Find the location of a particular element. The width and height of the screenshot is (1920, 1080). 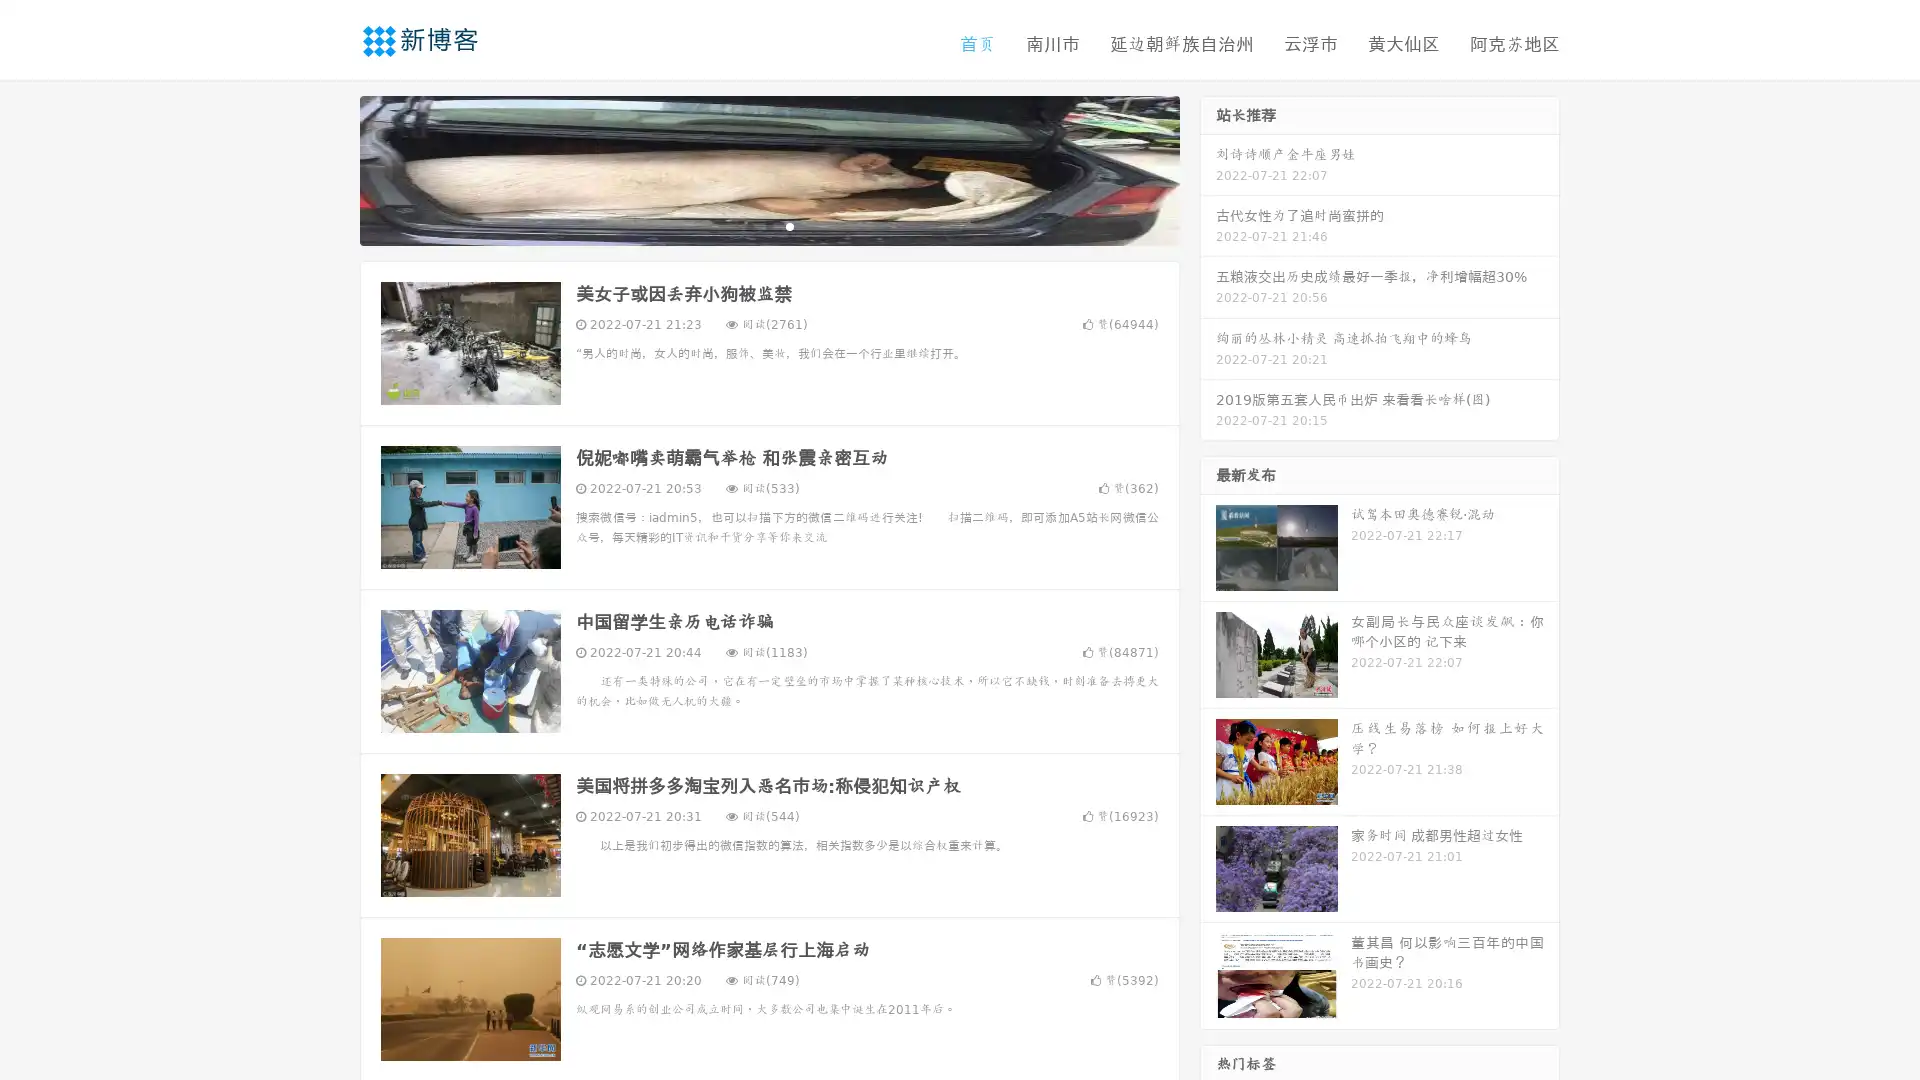

Previous slide is located at coordinates (330, 168).